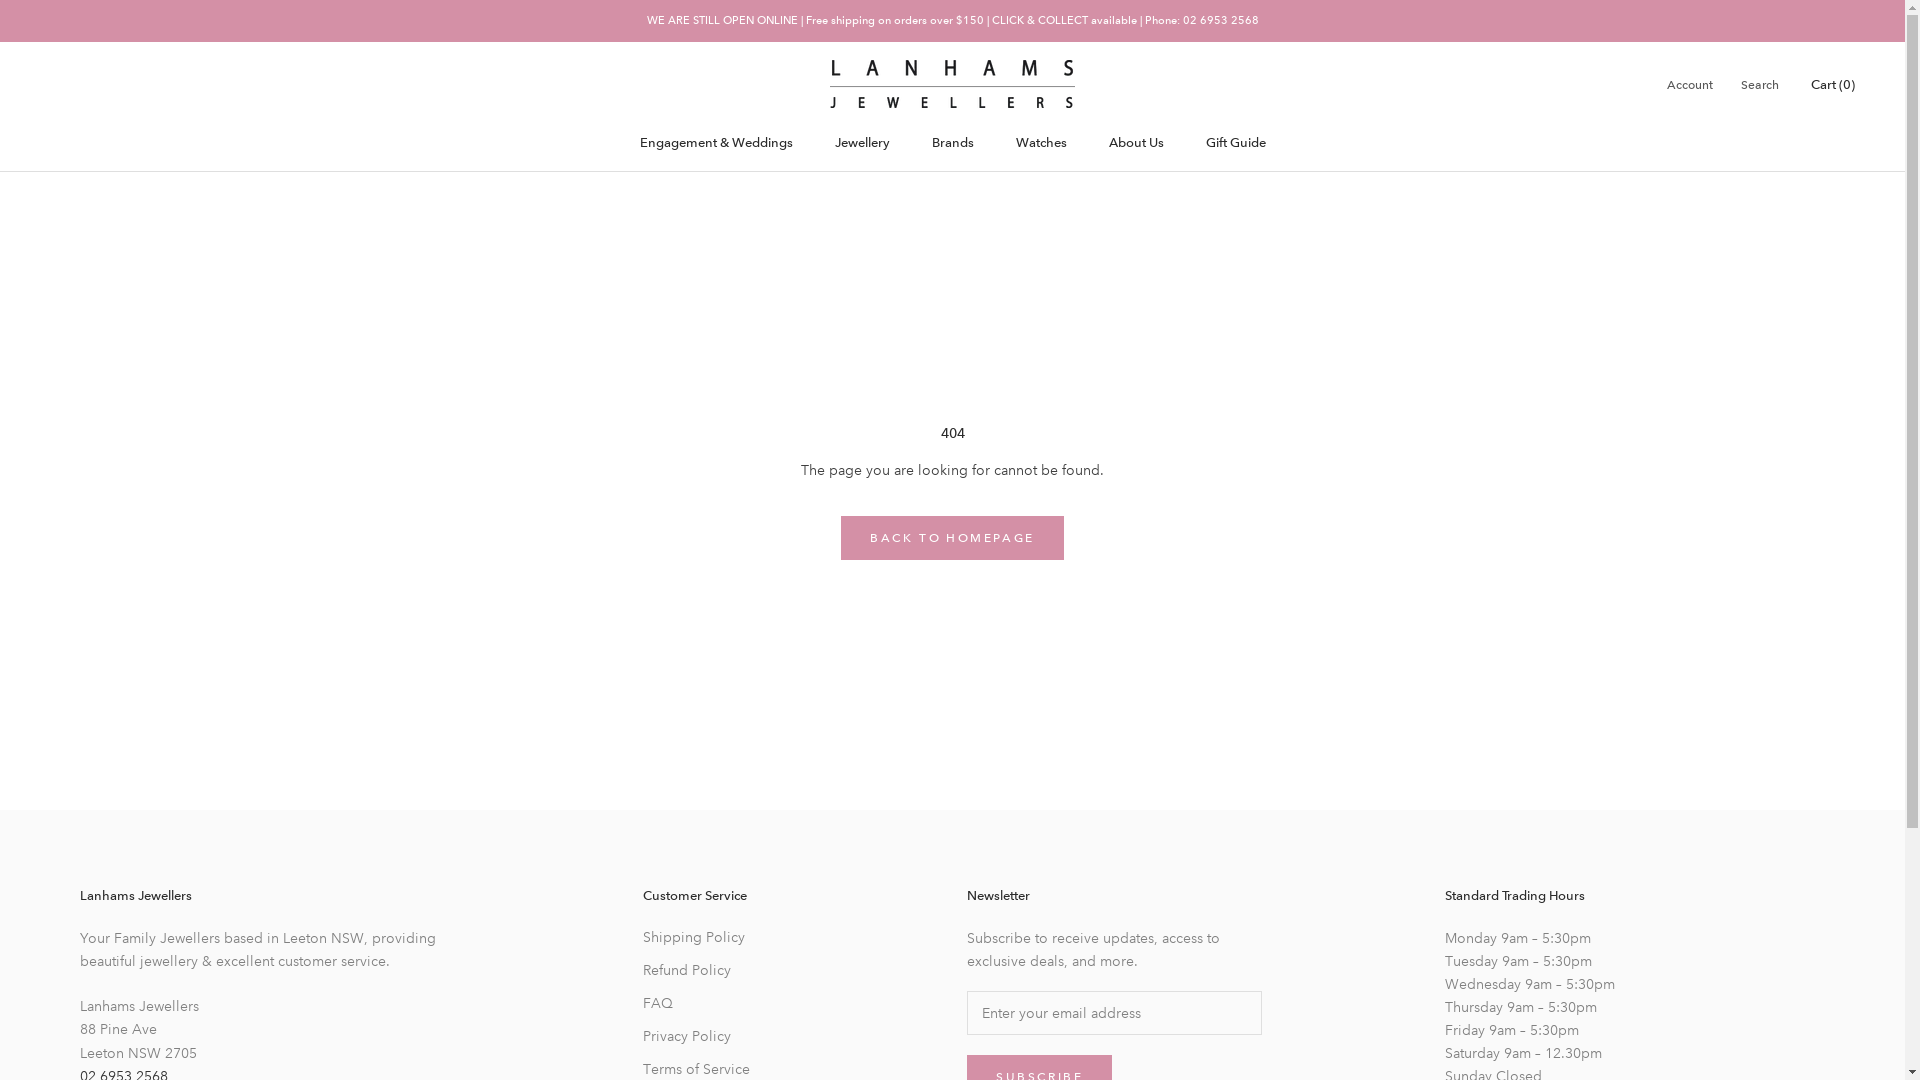  Describe the element at coordinates (714, 1003) in the screenshot. I see `'FAQ'` at that location.